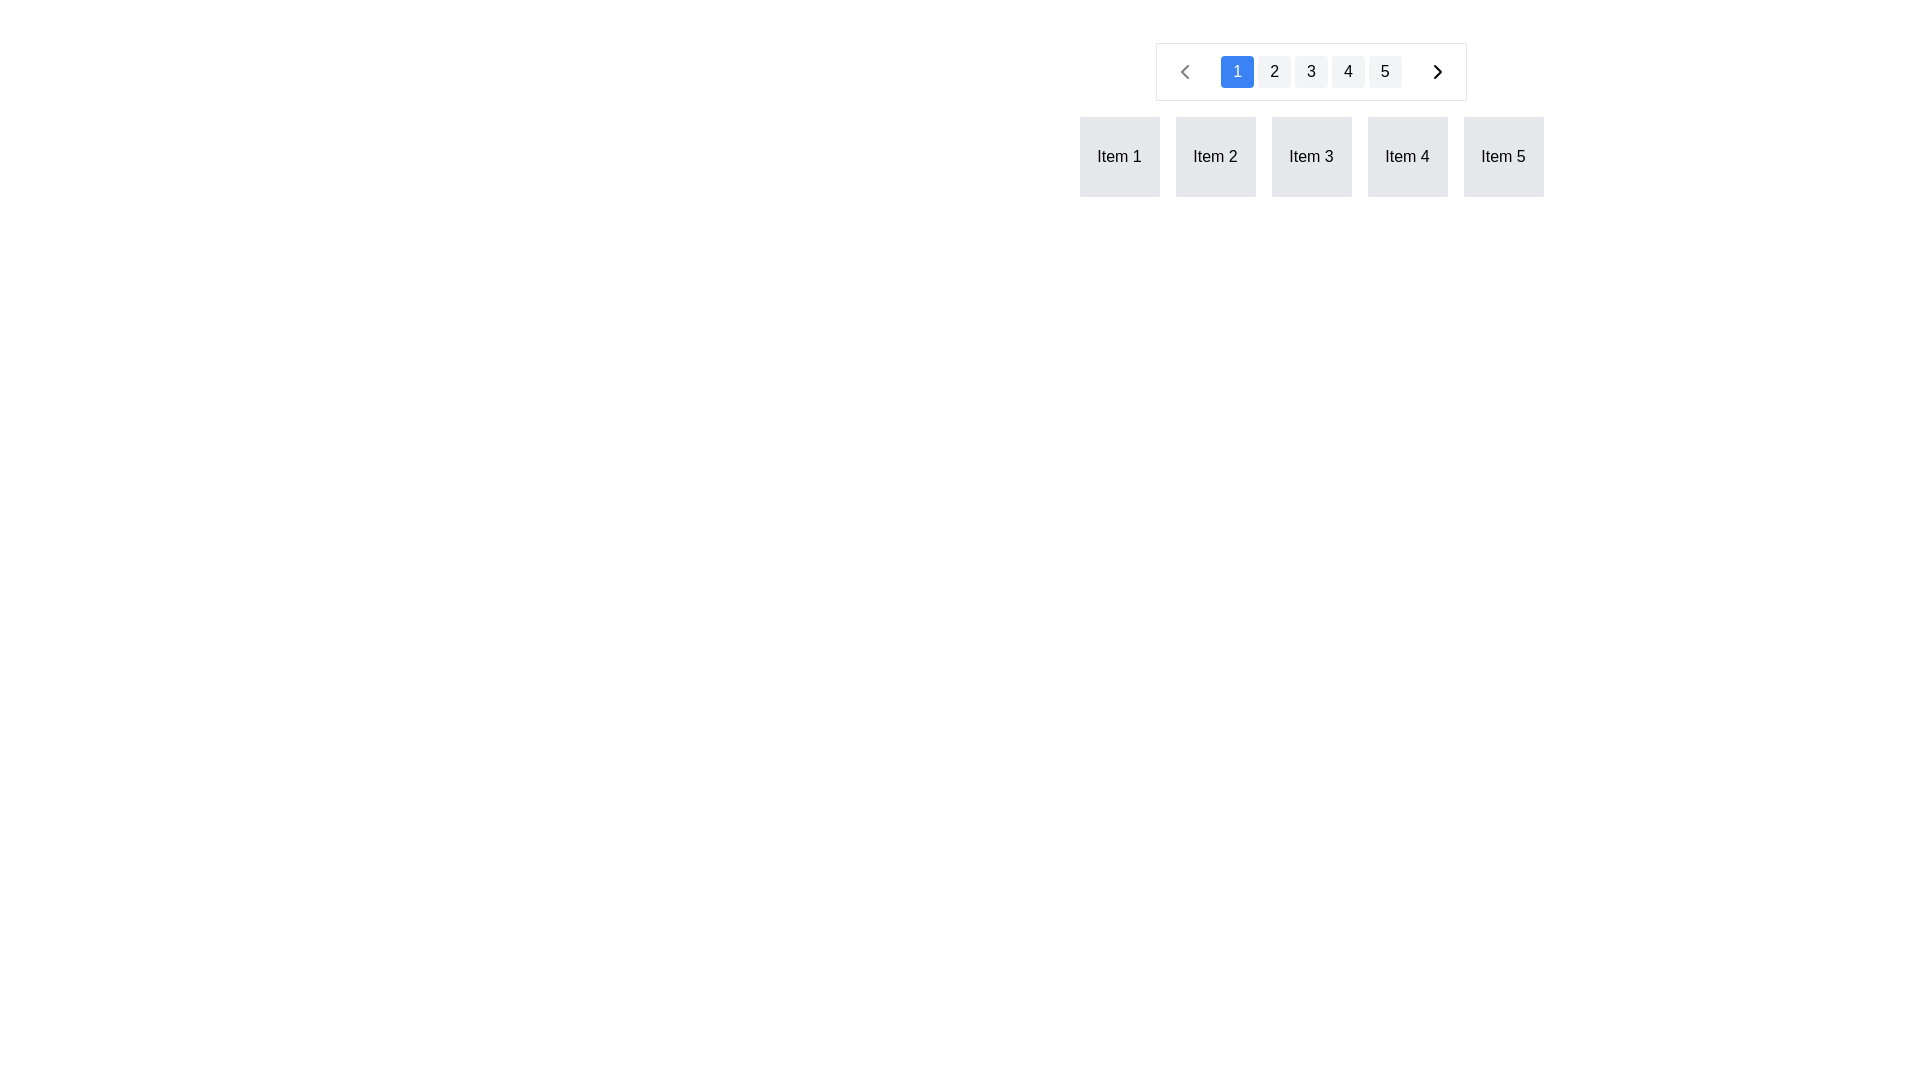  What do you see at coordinates (1311, 213) in the screenshot?
I see `the pagination control of the Pagination widget` at bounding box center [1311, 213].